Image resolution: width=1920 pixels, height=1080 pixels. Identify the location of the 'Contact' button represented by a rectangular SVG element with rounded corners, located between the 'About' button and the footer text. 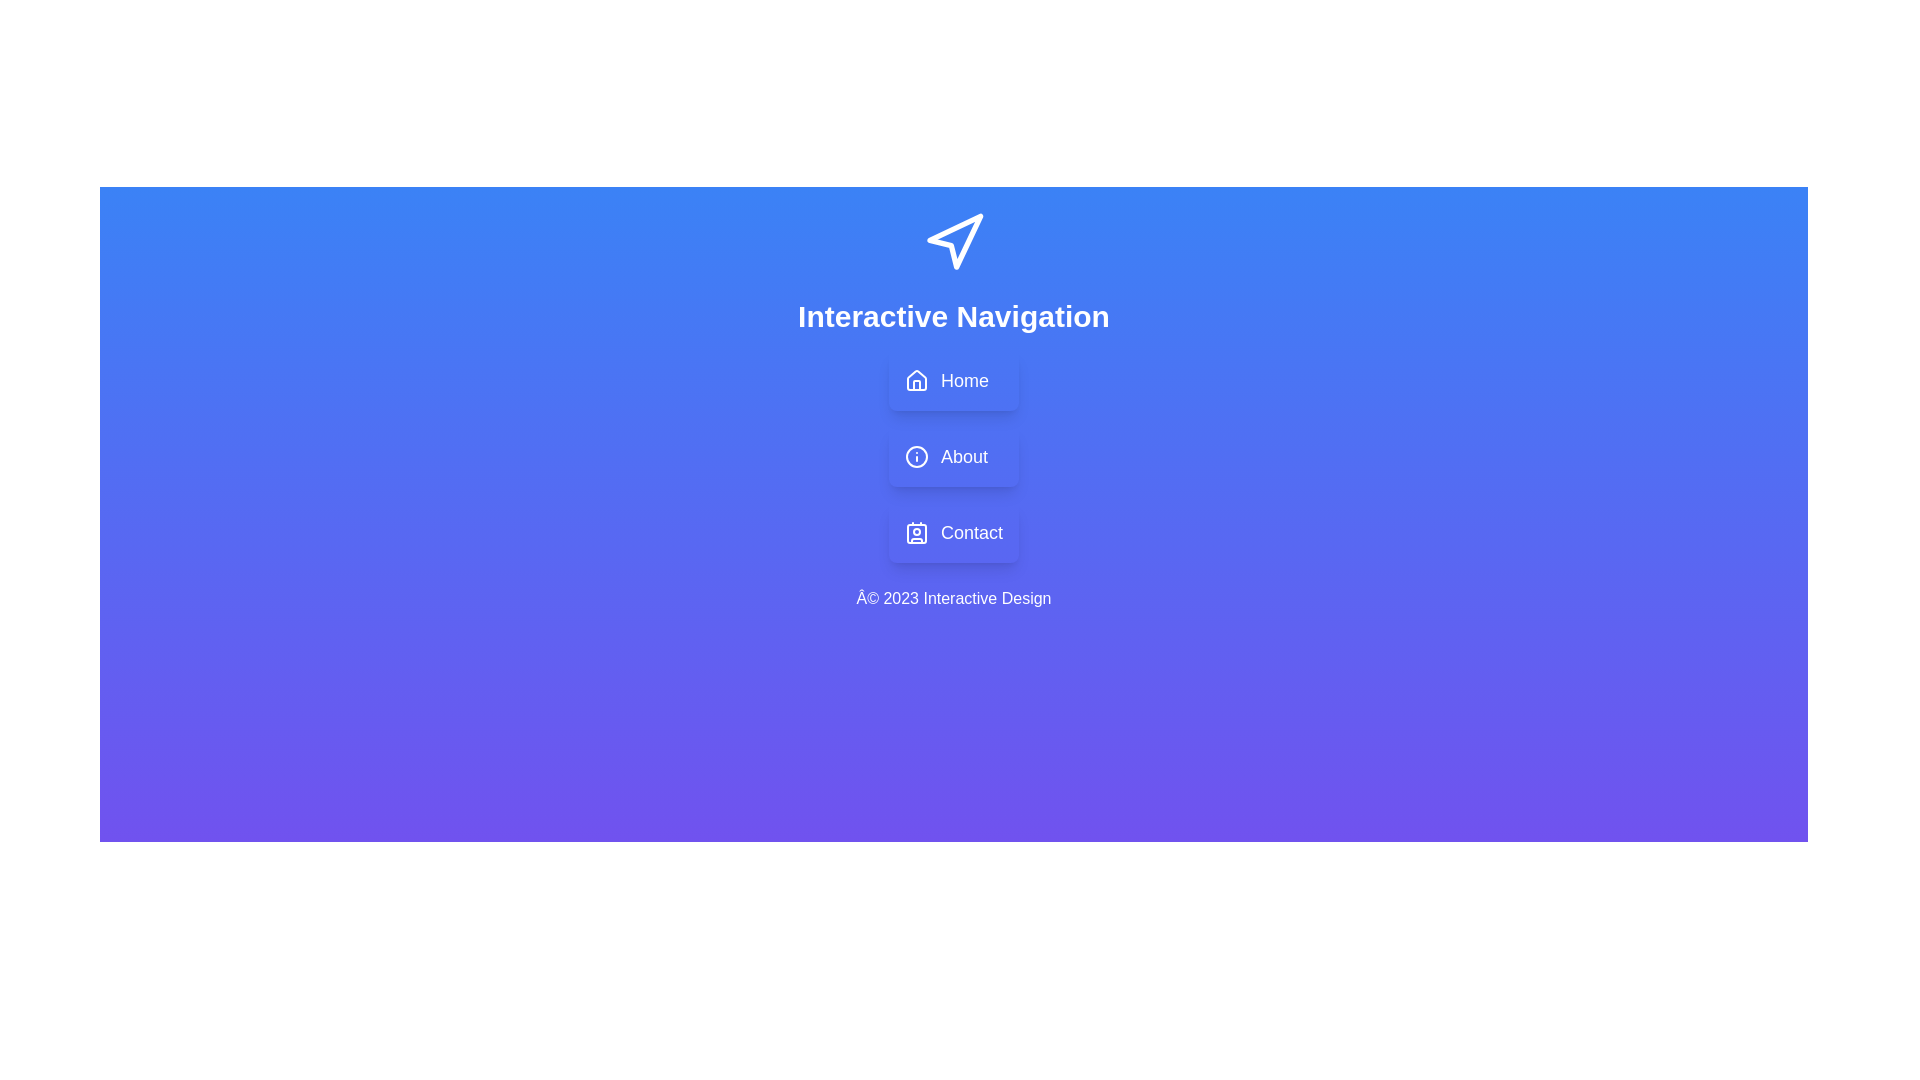
(915, 532).